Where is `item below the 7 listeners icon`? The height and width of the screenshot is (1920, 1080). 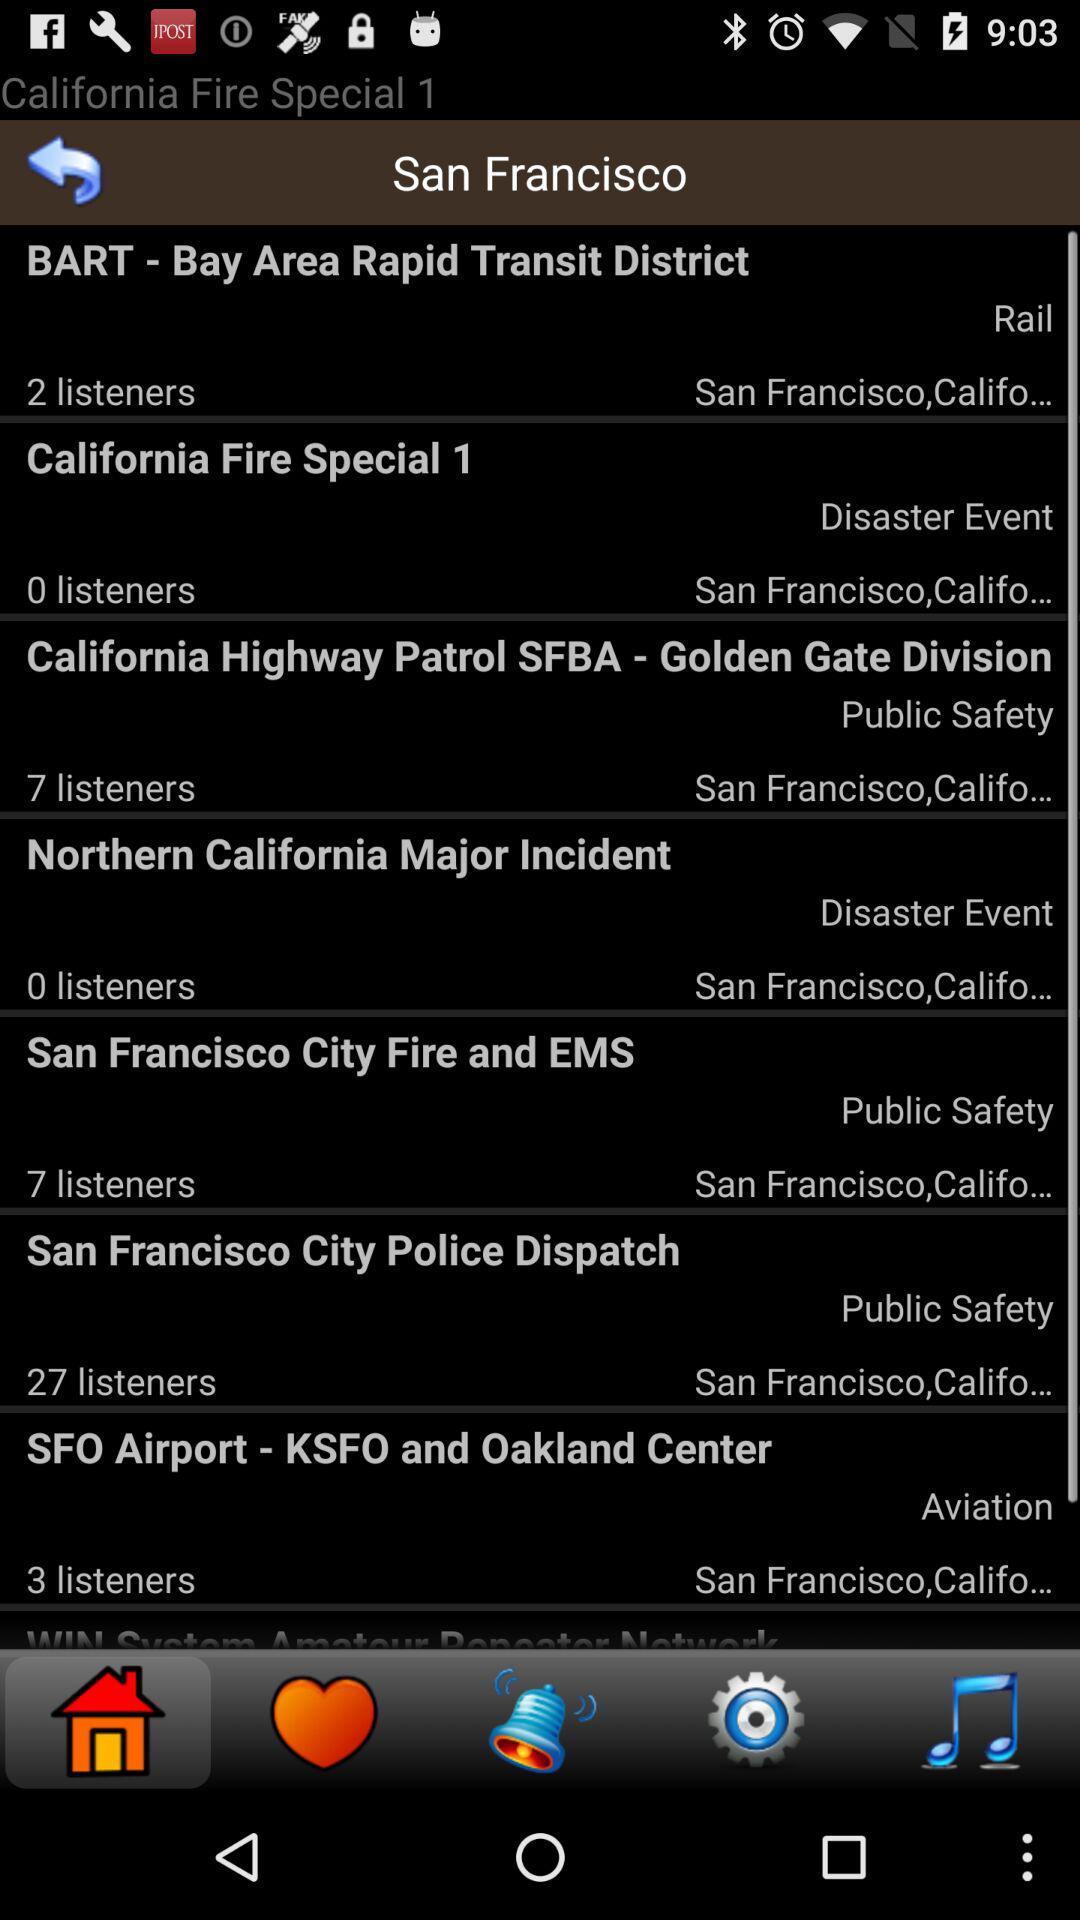
item below the 7 listeners icon is located at coordinates (540, 852).